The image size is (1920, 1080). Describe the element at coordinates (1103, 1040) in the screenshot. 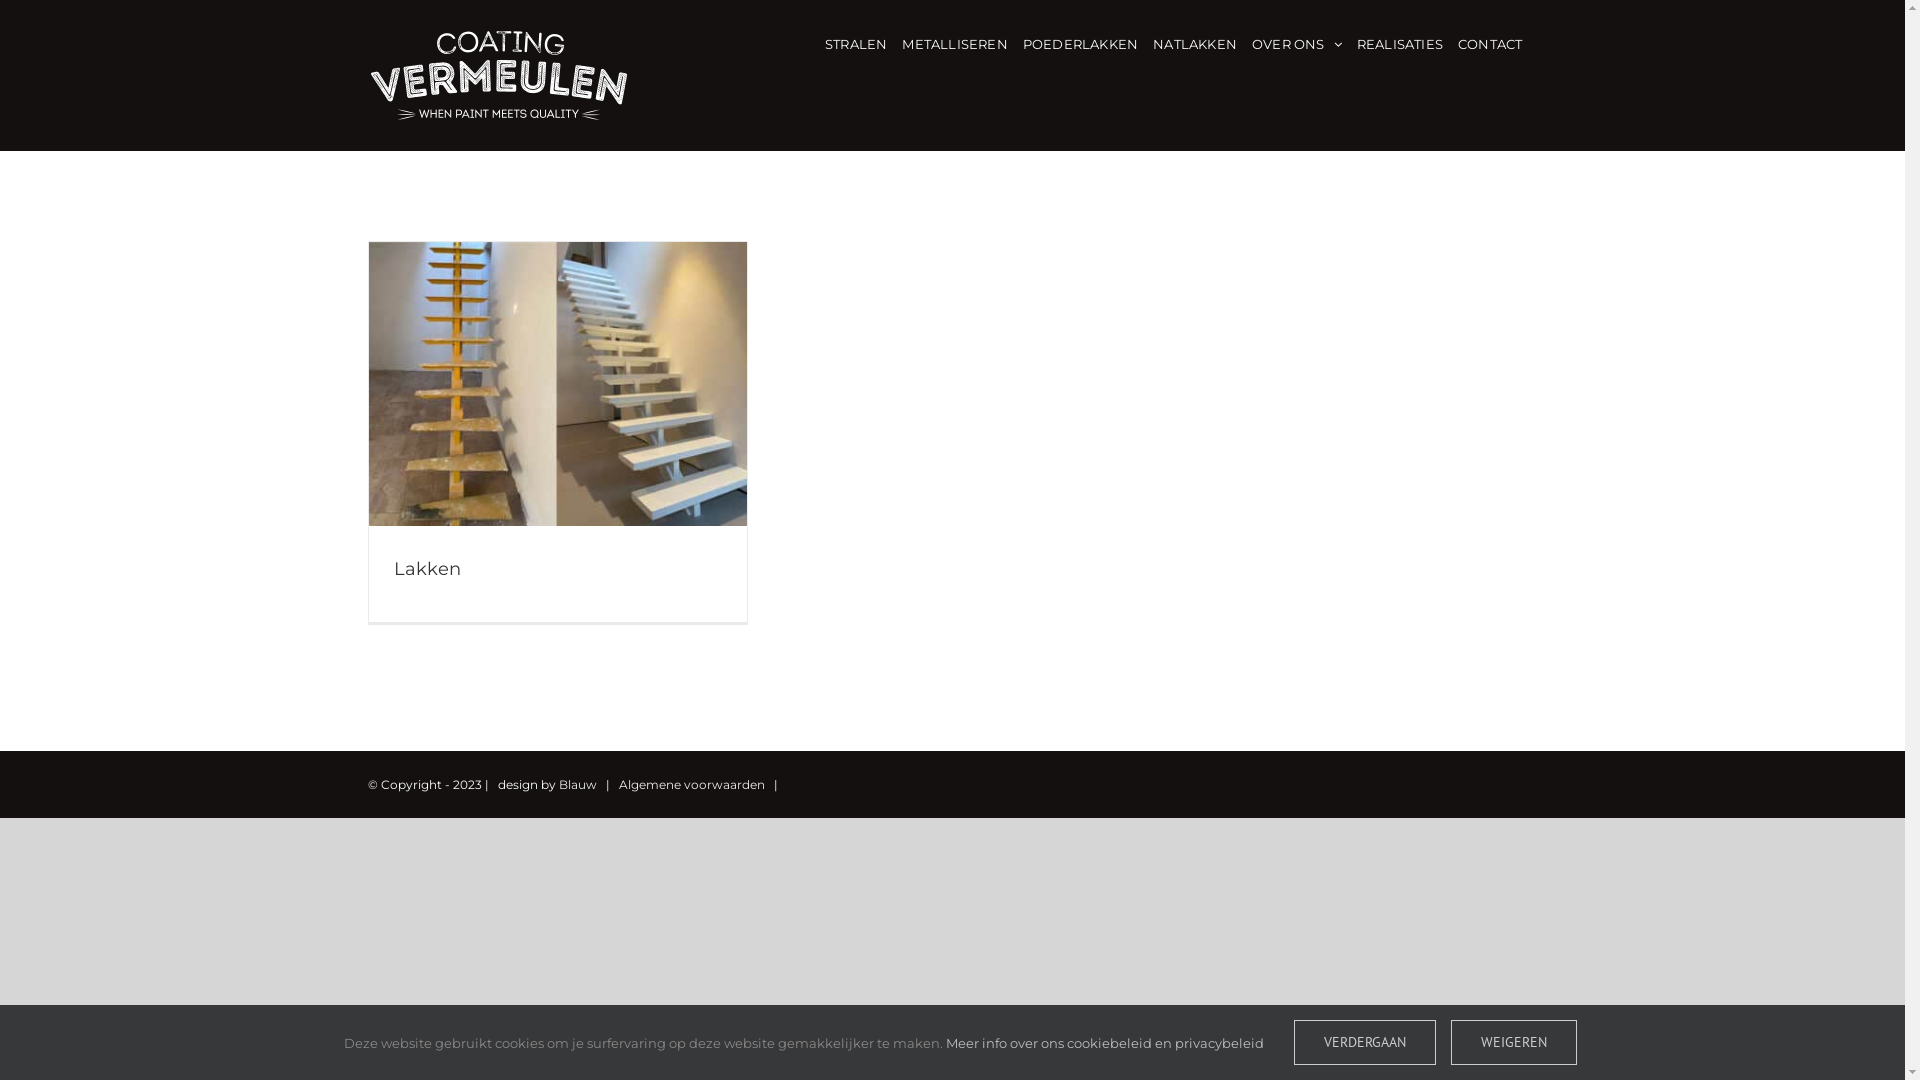

I see `'Meer info over ons cookiebeleid en privacybeleid'` at that location.